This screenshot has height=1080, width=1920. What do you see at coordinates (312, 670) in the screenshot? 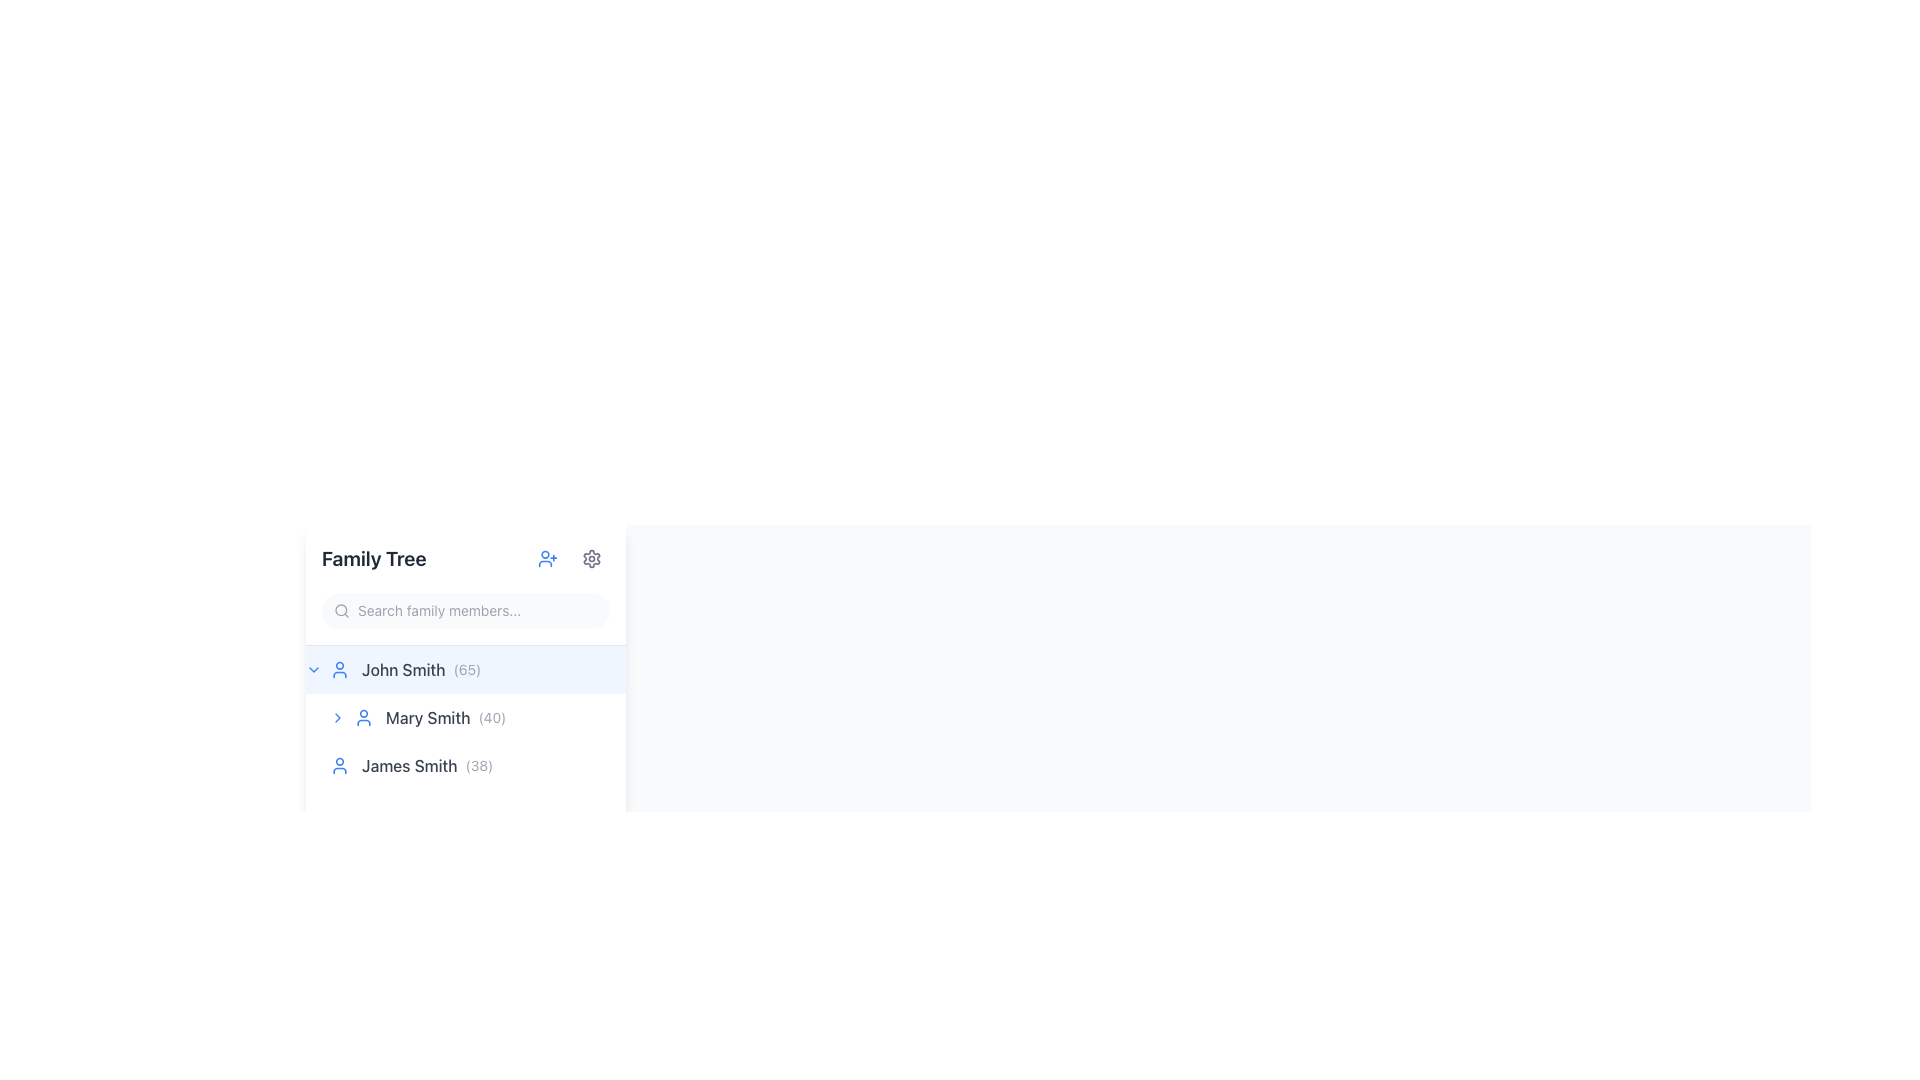
I see `the downward-facing chevron icon, which is styled with a blue stroke` at bounding box center [312, 670].